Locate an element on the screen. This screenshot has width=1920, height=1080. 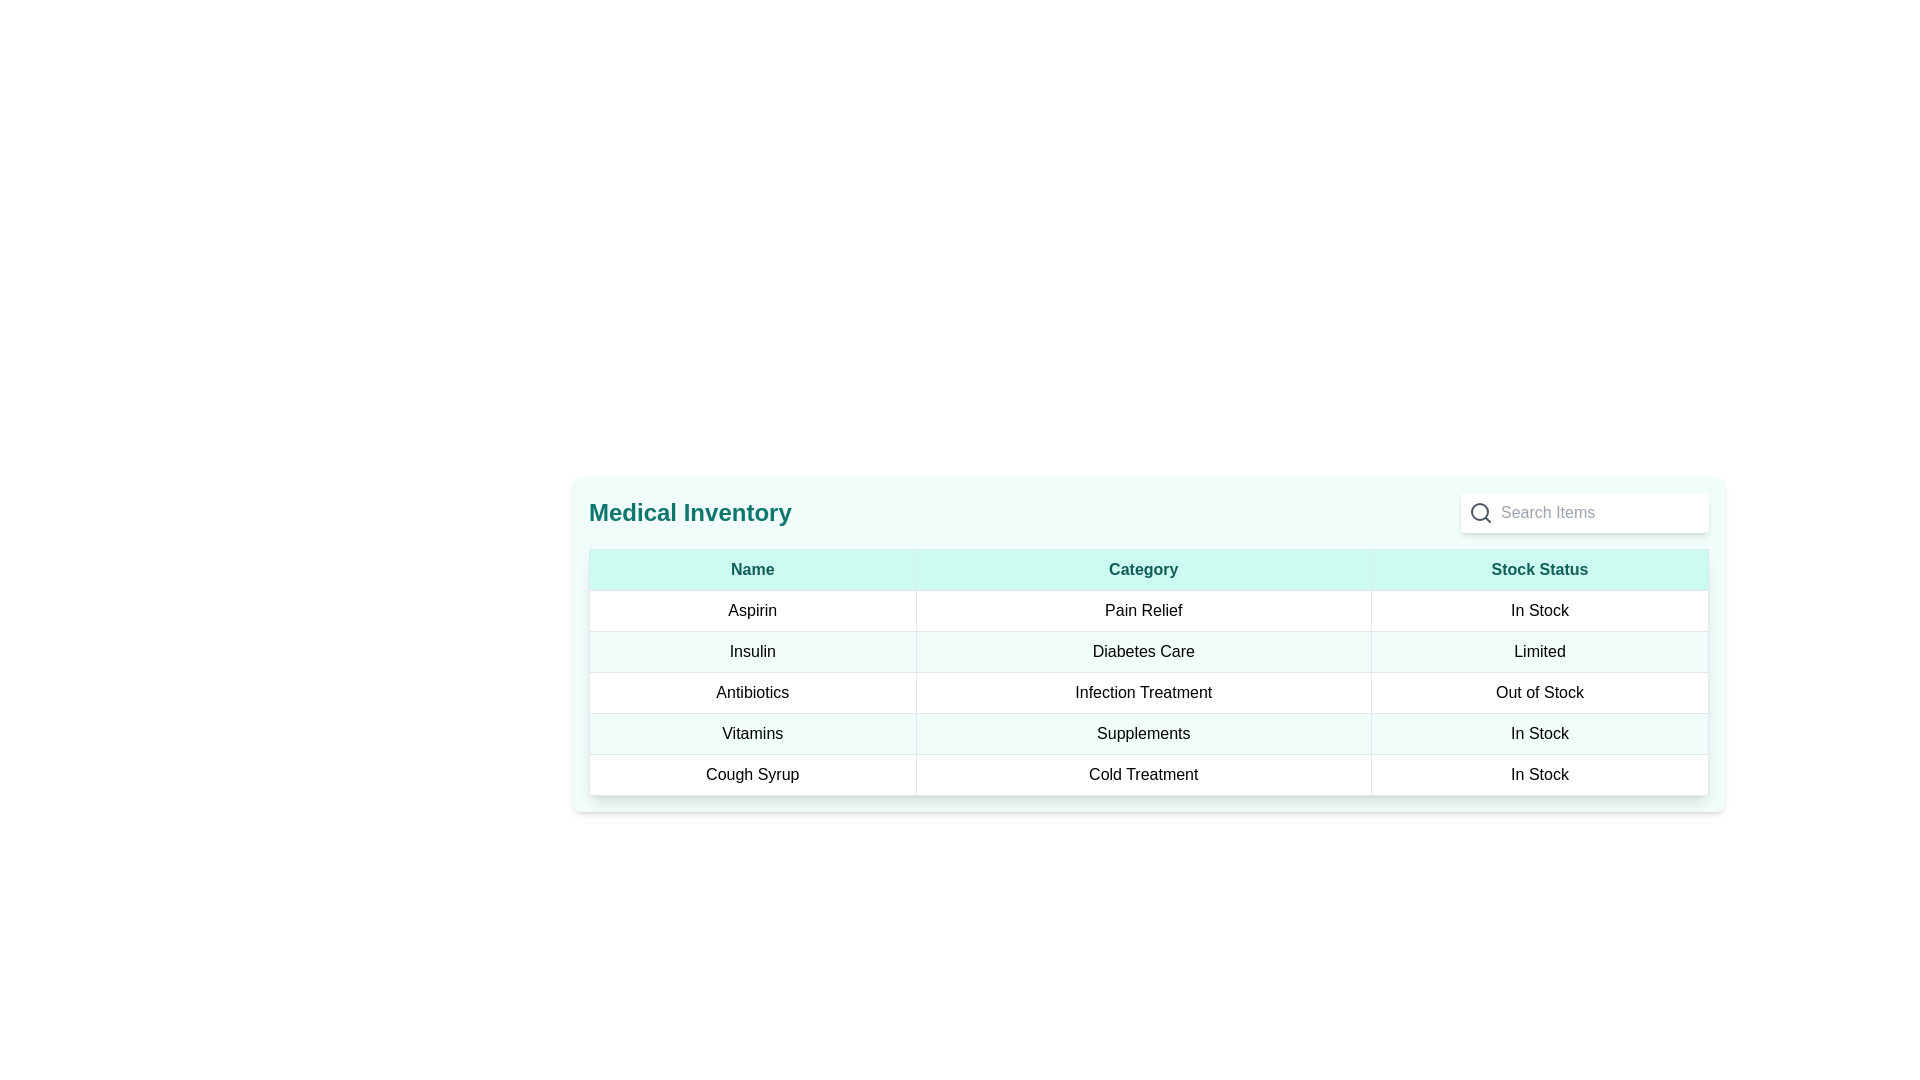
the text label that reads 'Diabetes Care', which is the second item in the 'Category' column of the table row for 'Insulin' is located at coordinates (1143, 651).